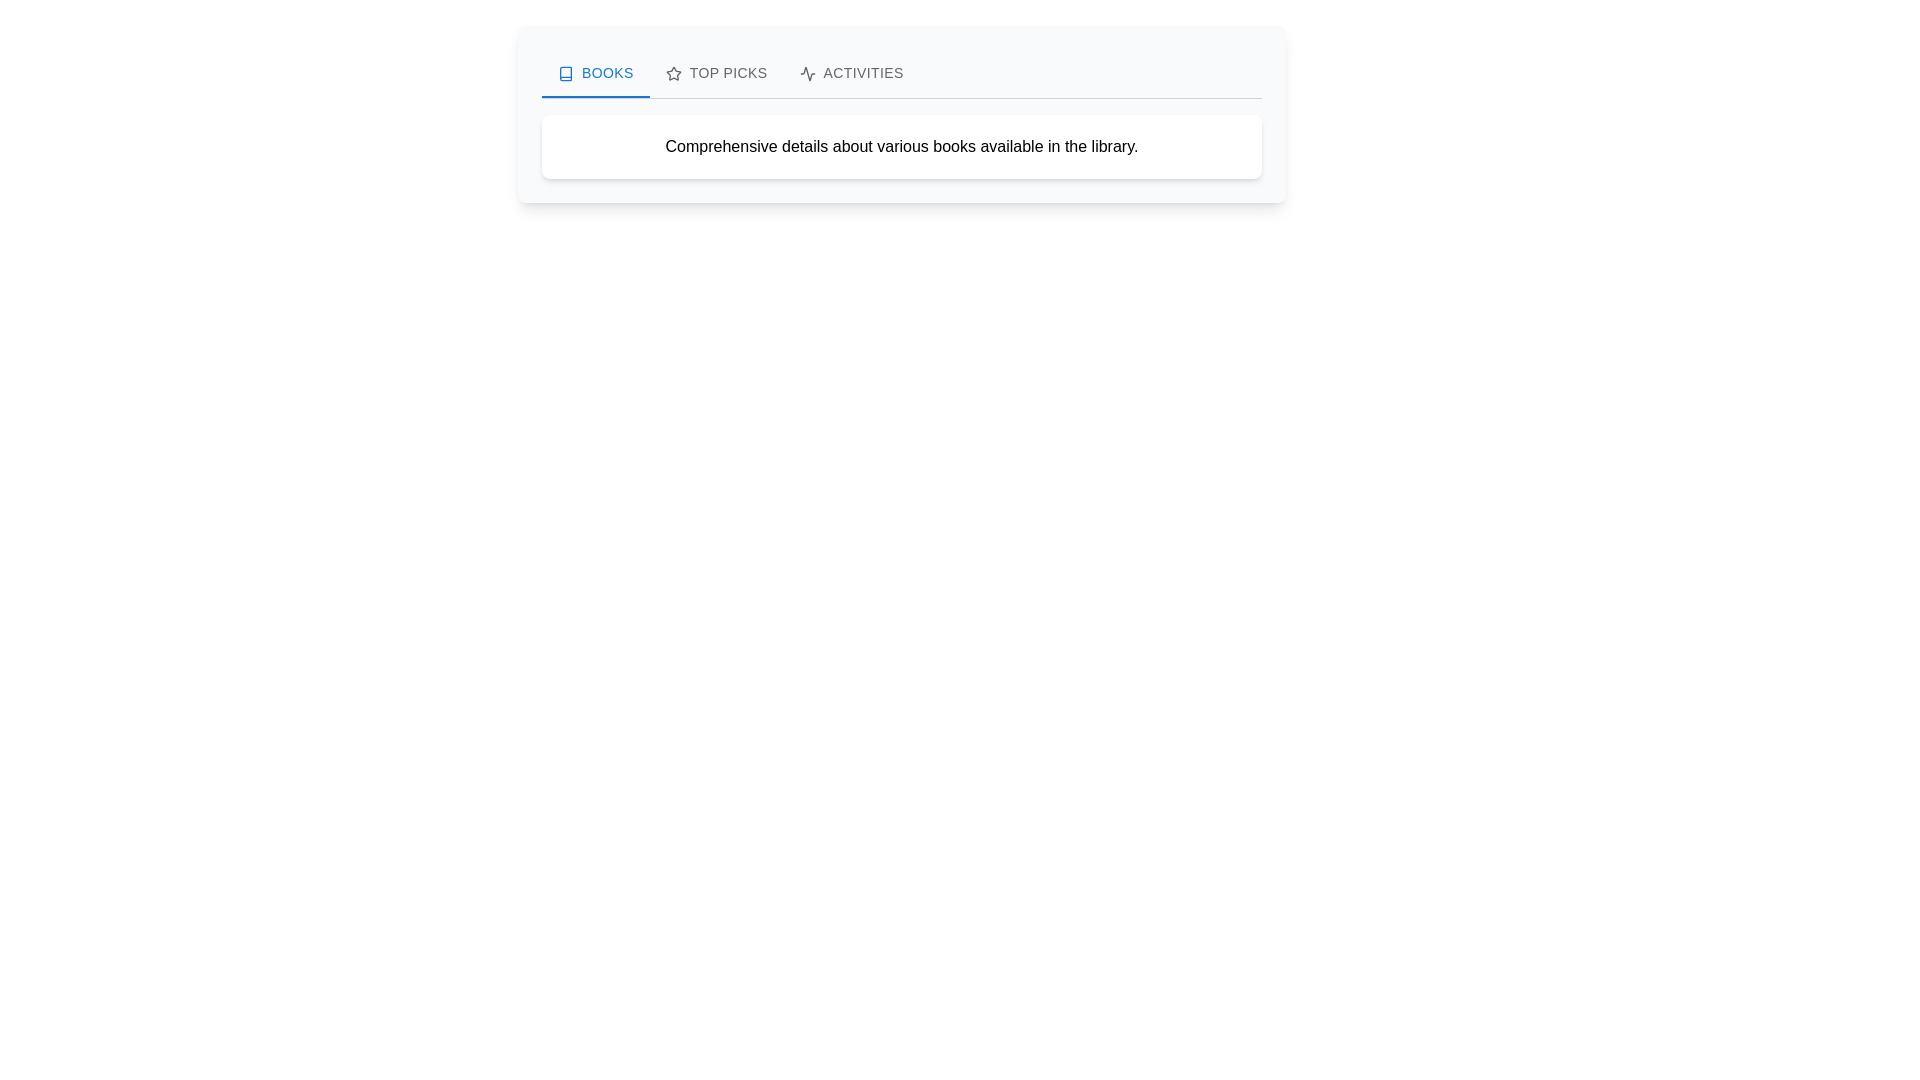 The width and height of the screenshot is (1920, 1080). Describe the element at coordinates (594, 72) in the screenshot. I see `the 'Books' navigation tab` at that location.